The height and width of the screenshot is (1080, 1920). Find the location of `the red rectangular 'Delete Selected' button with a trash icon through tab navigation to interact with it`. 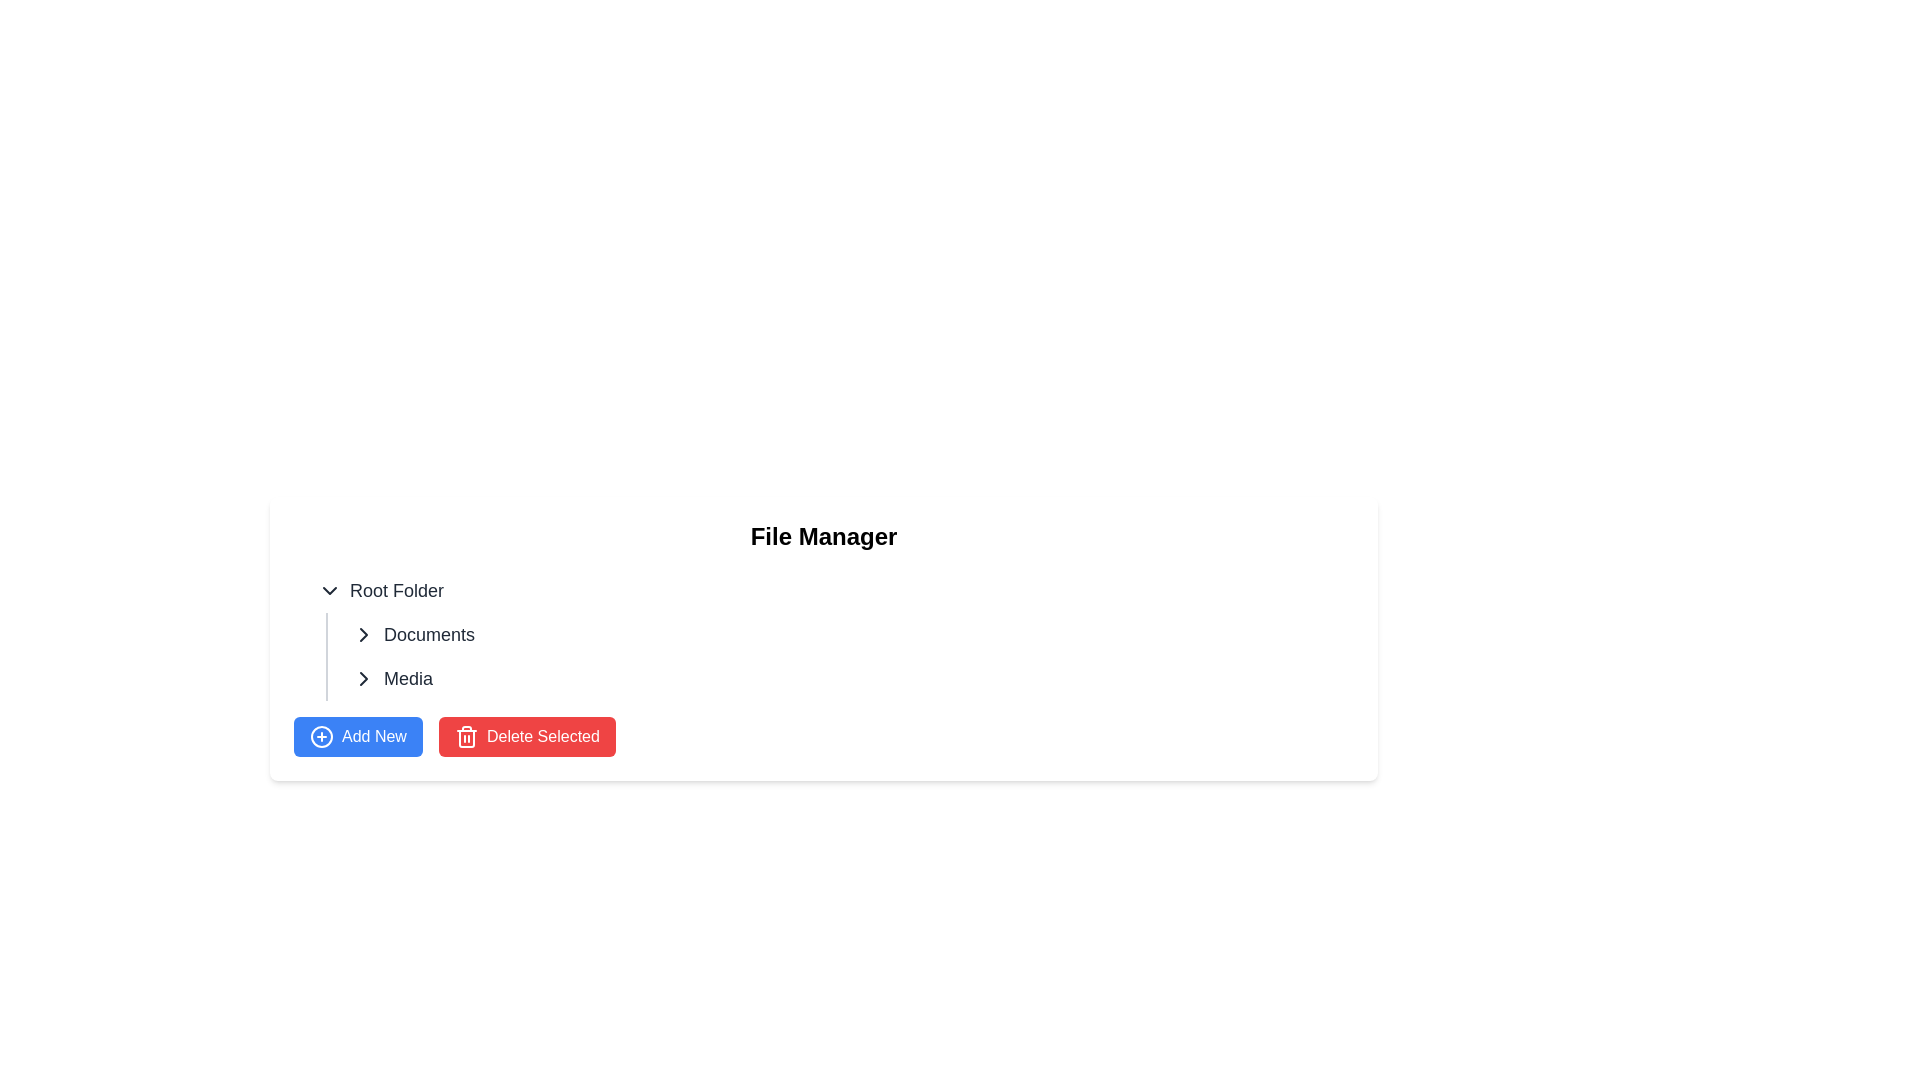

the red rectangular 'Delete Selected' button with a trash icon through tab navigation to interact with it is located at coordinates (527, 736).